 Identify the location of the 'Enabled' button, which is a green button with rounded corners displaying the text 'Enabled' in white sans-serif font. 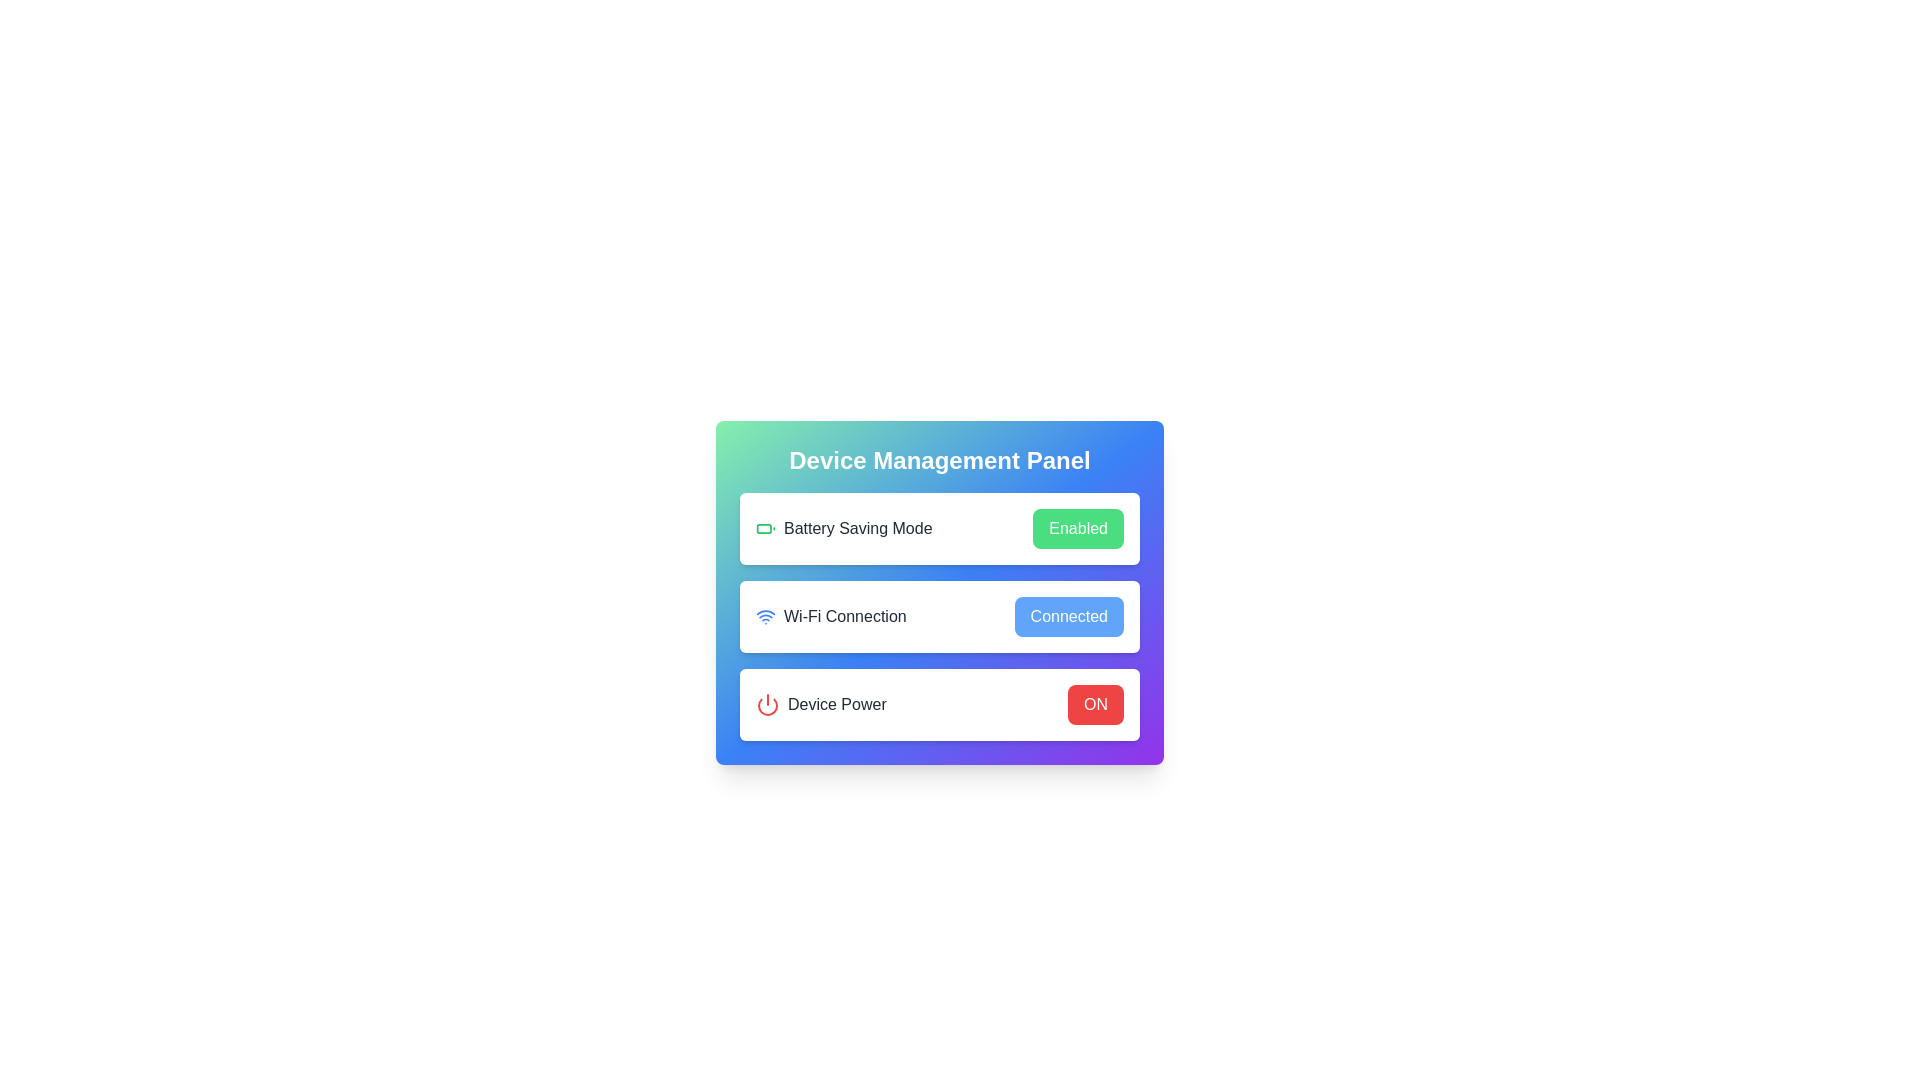
(1077, 527).